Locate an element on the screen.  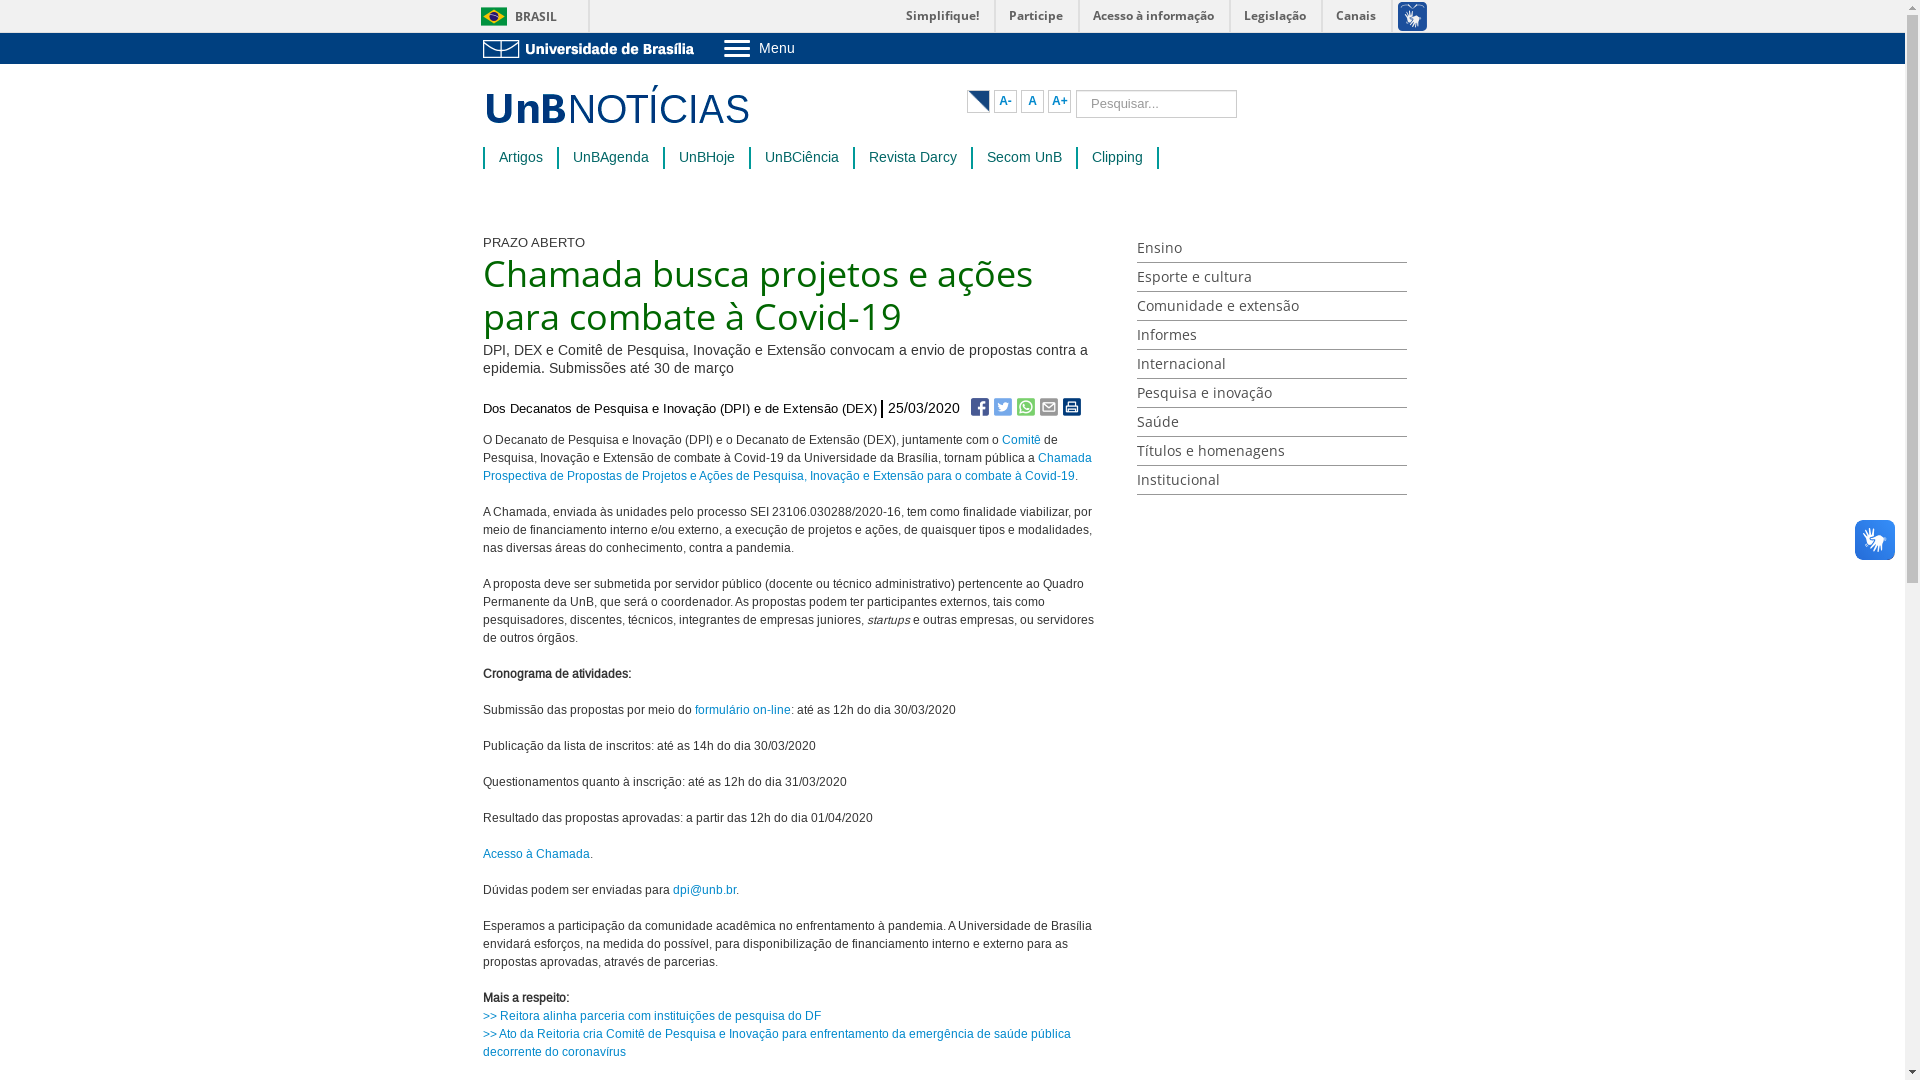
'A-' is located at coordinates (1005, 101).